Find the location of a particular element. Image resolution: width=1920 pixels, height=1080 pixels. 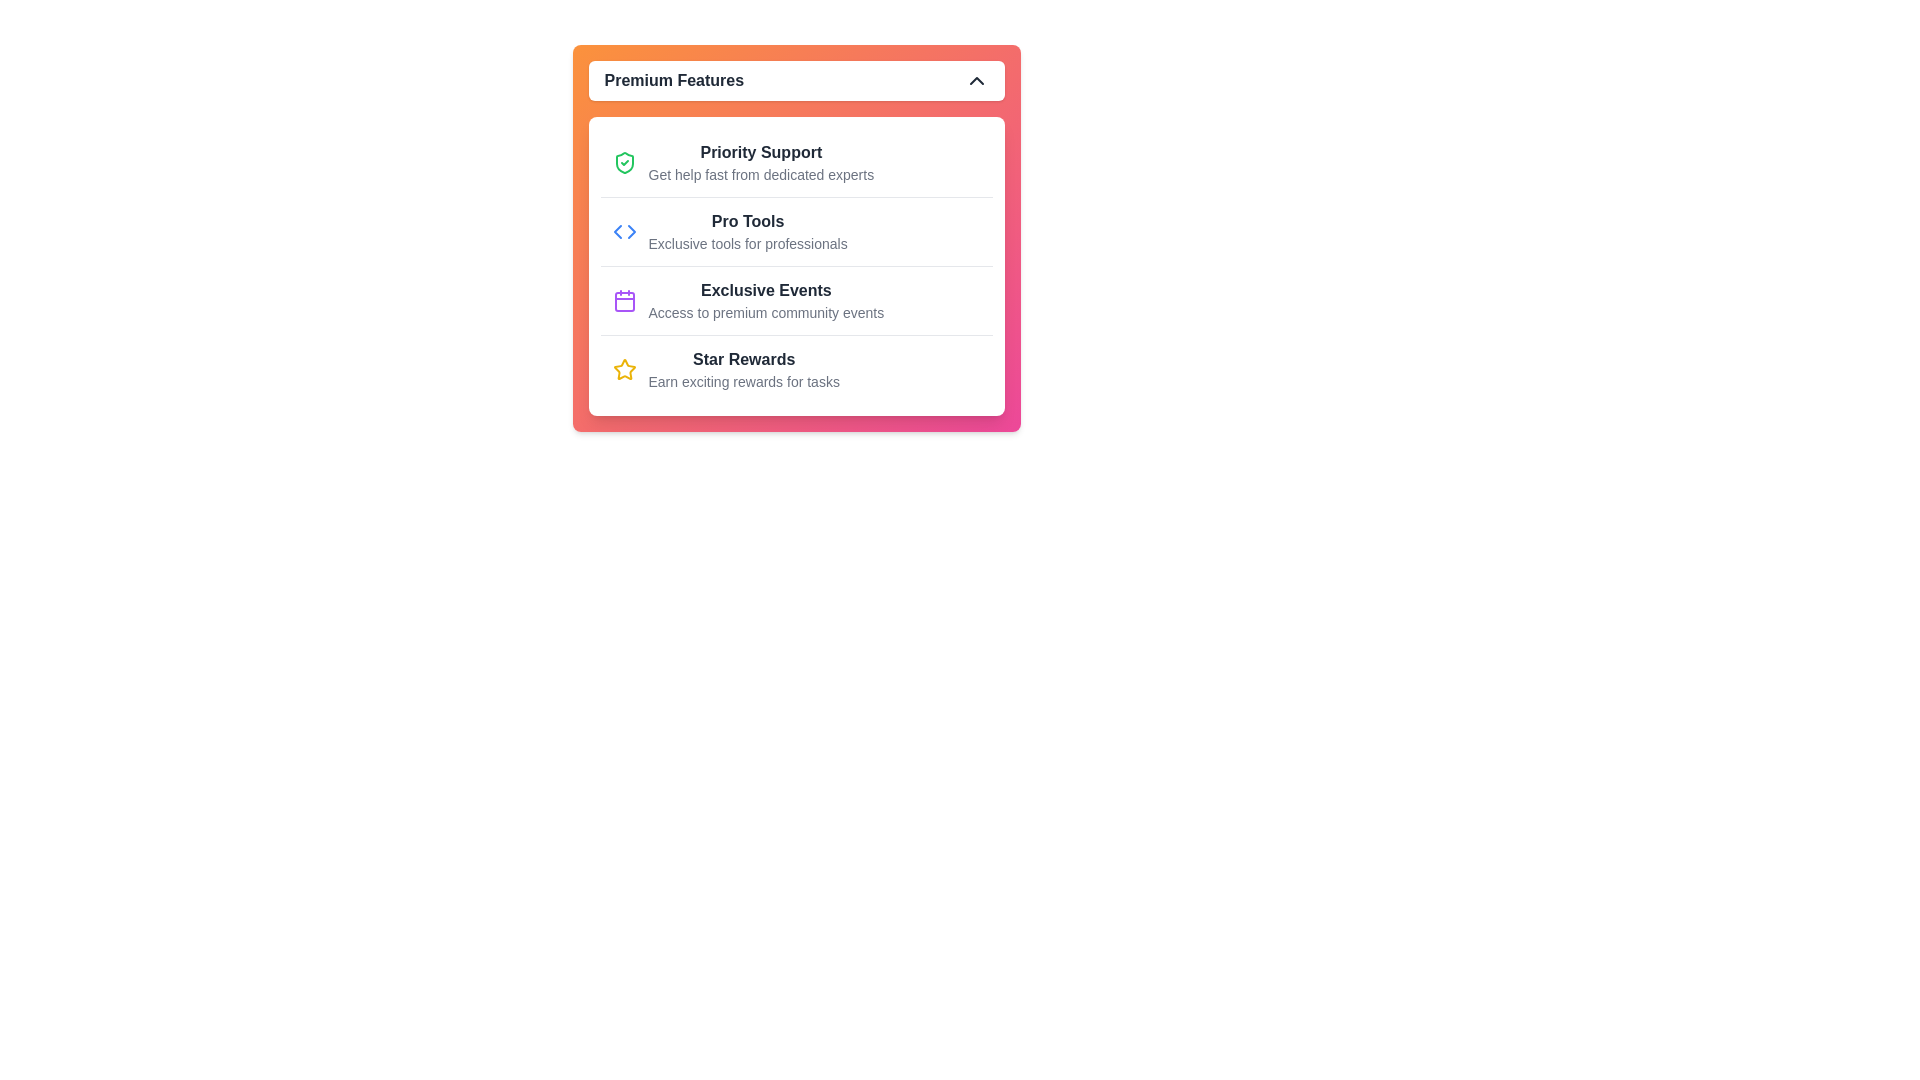

the second subsection labeled 'Pro Tools' within the 'Premium Features' section is located at coordinates (795, 237).